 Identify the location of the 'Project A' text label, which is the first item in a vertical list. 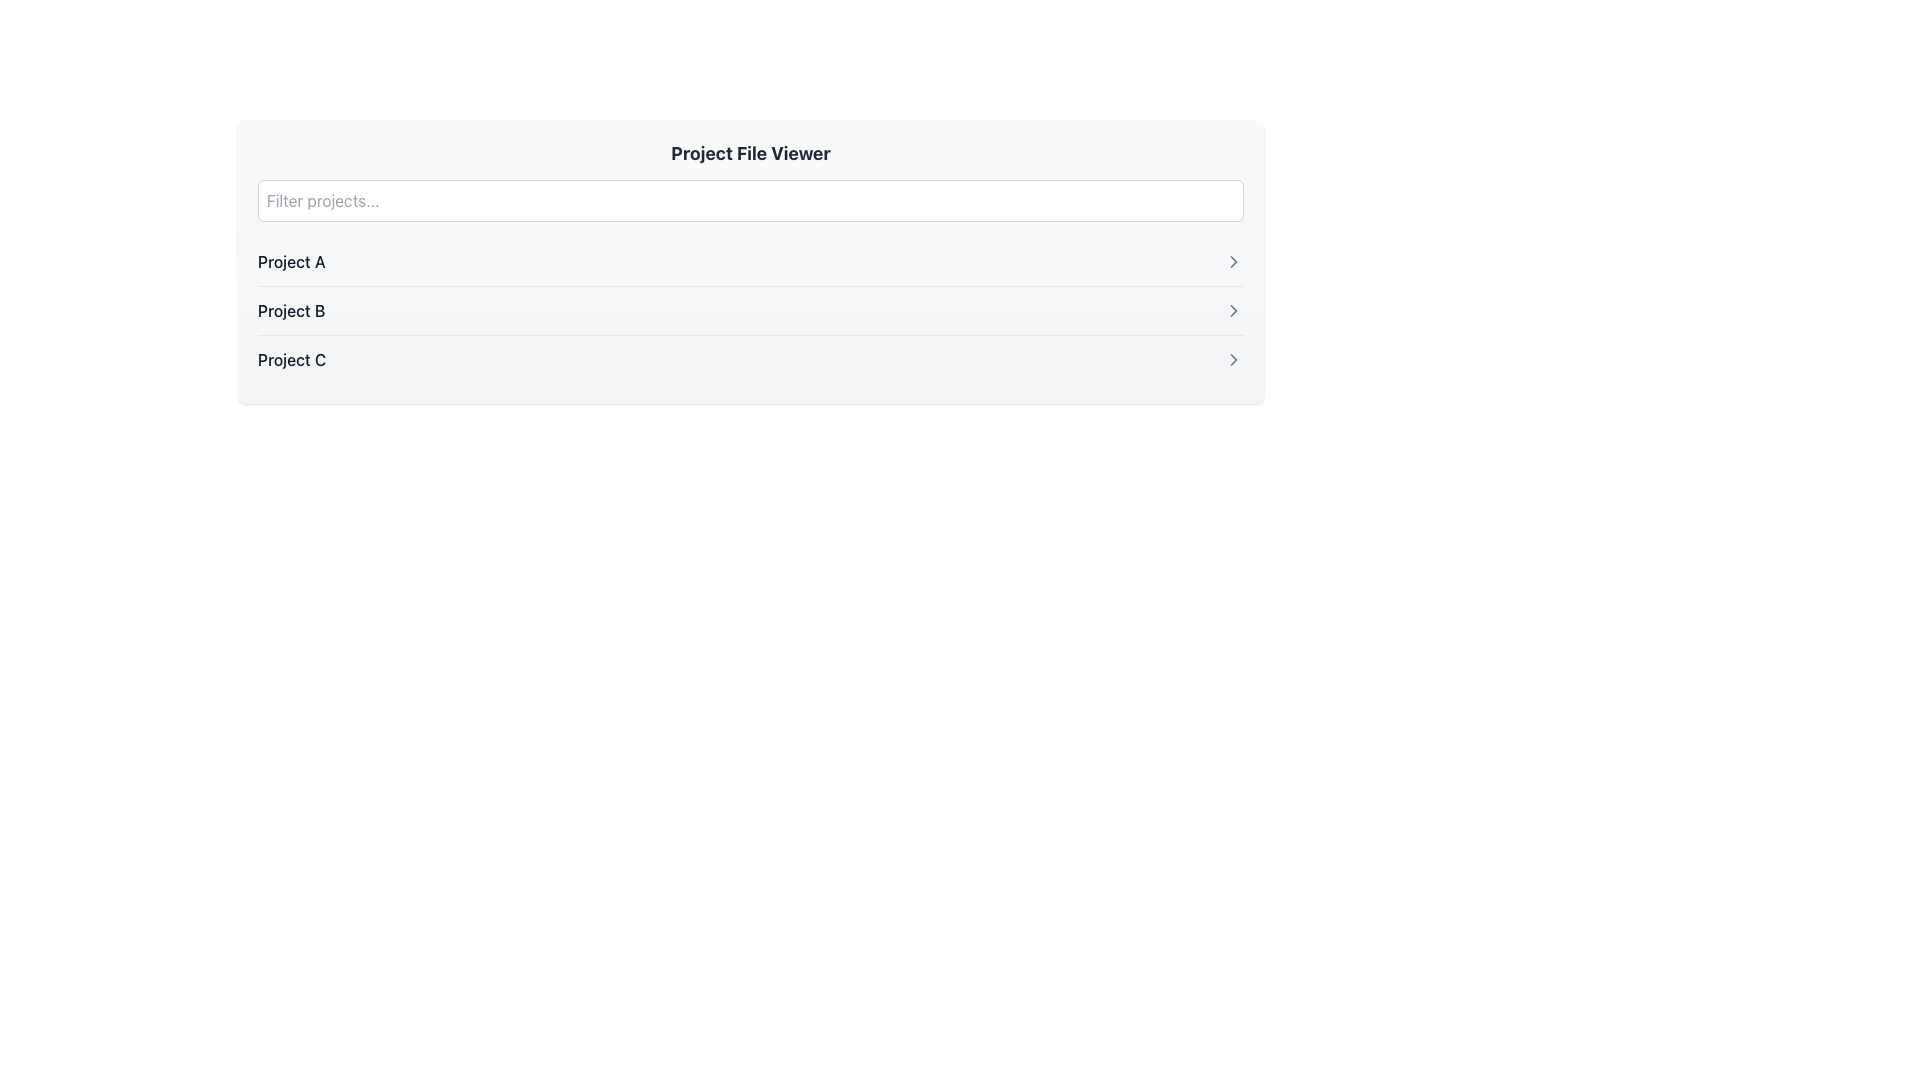
(290, 261).